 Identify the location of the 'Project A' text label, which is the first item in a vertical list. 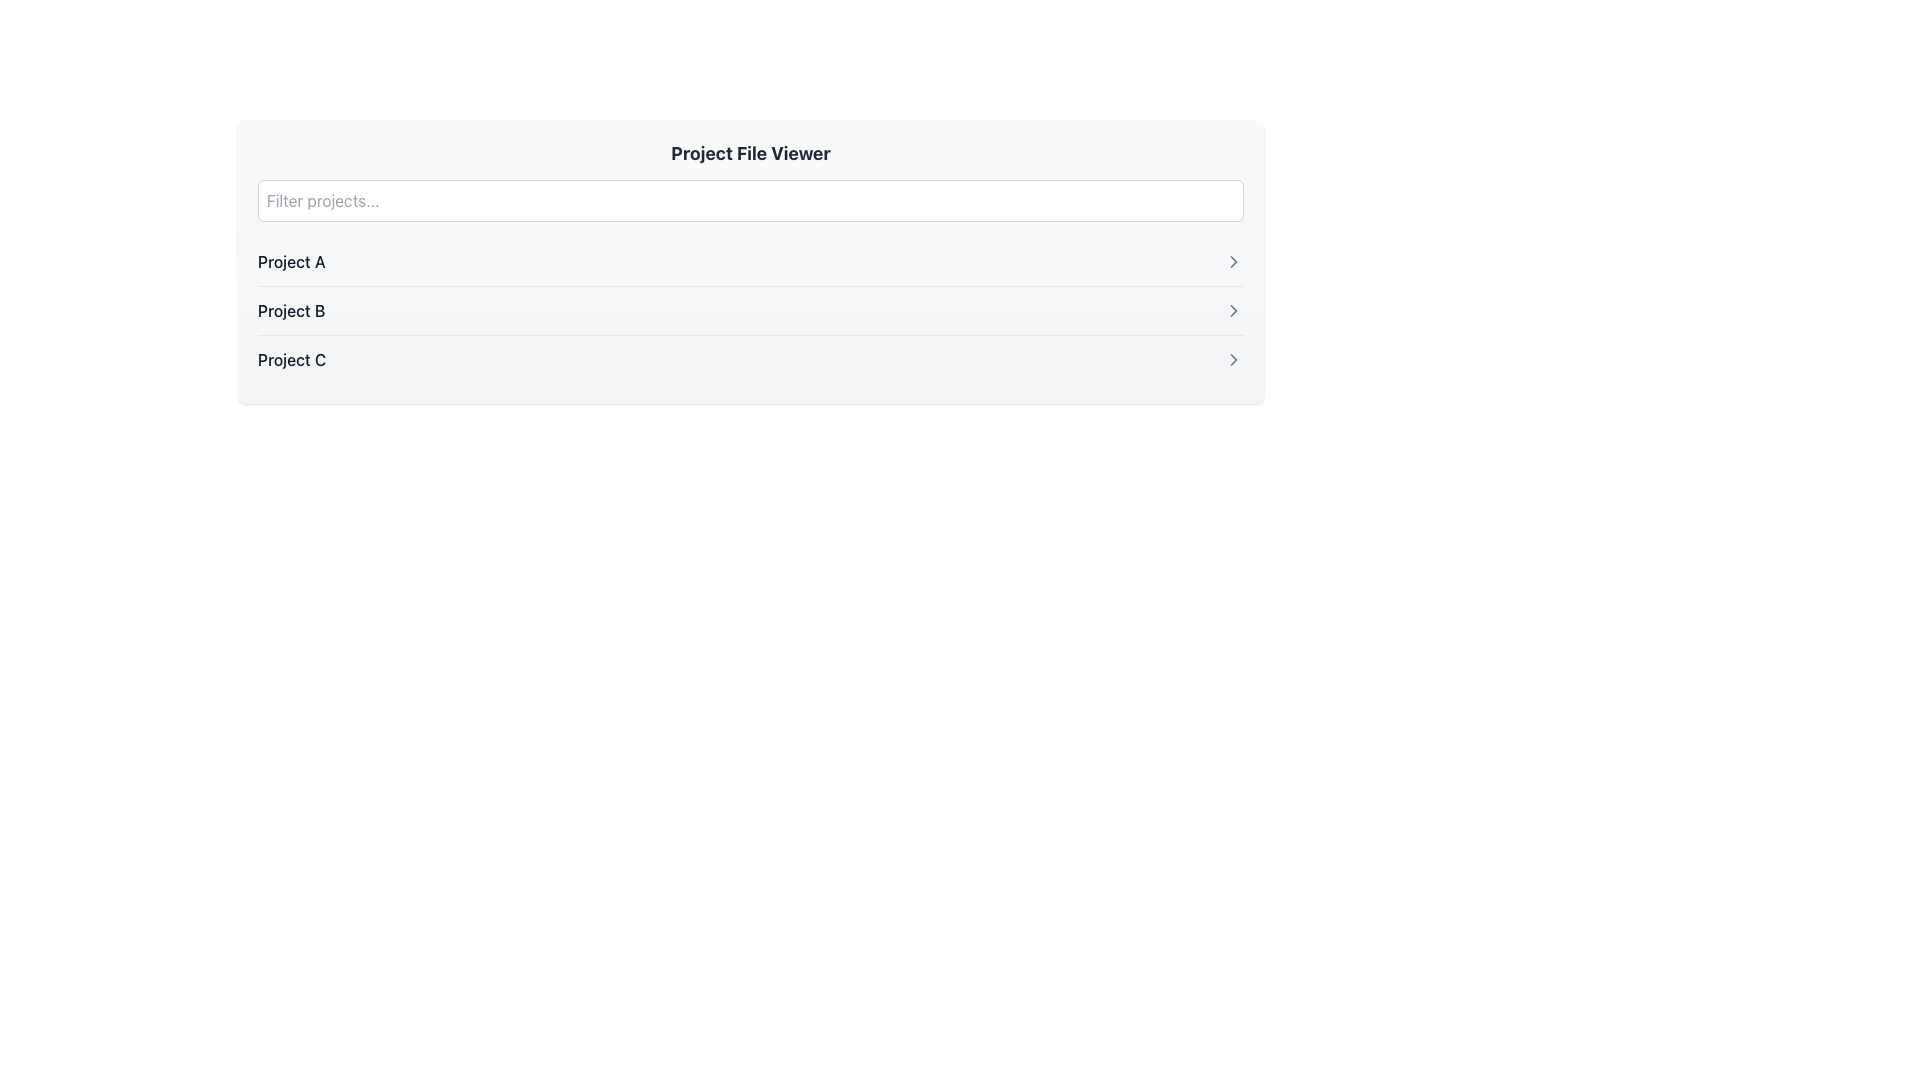
(290, 261).